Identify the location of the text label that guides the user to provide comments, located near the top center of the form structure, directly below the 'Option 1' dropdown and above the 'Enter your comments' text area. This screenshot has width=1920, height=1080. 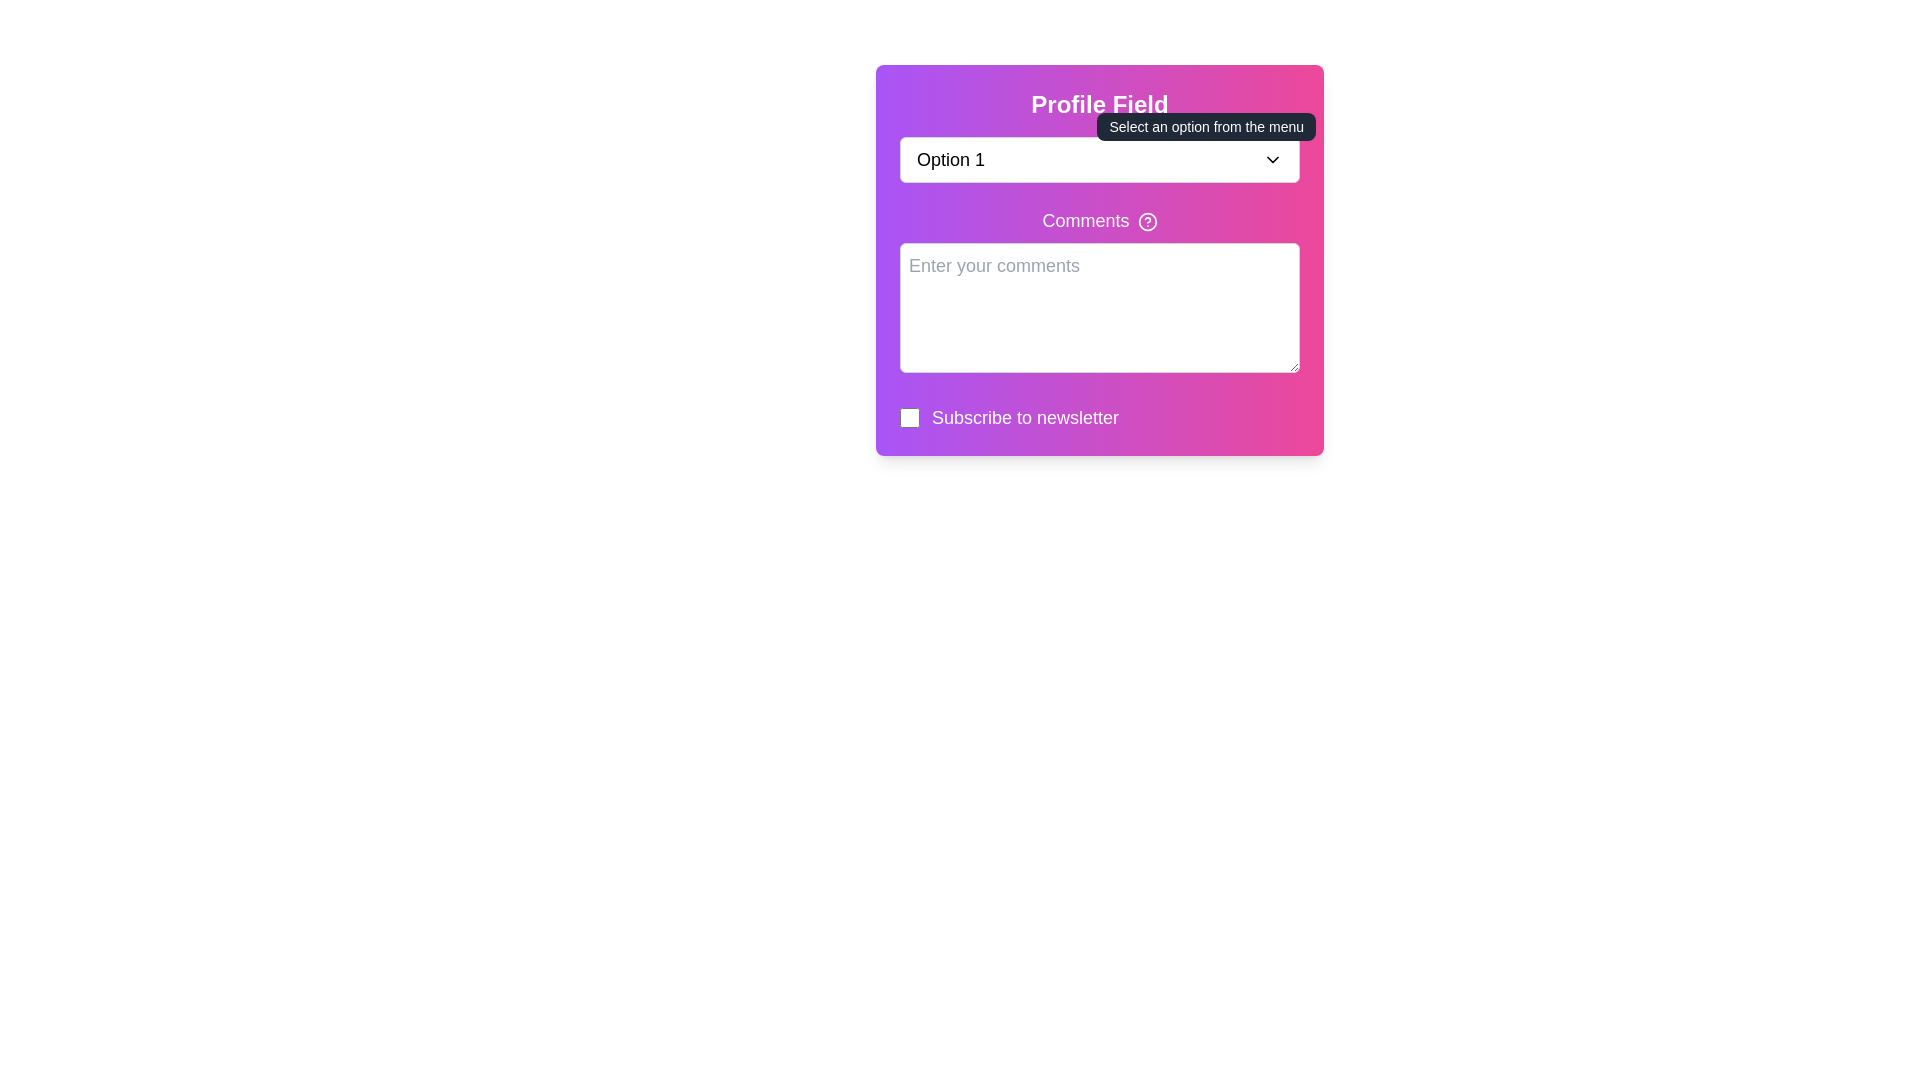
(1098, 220).